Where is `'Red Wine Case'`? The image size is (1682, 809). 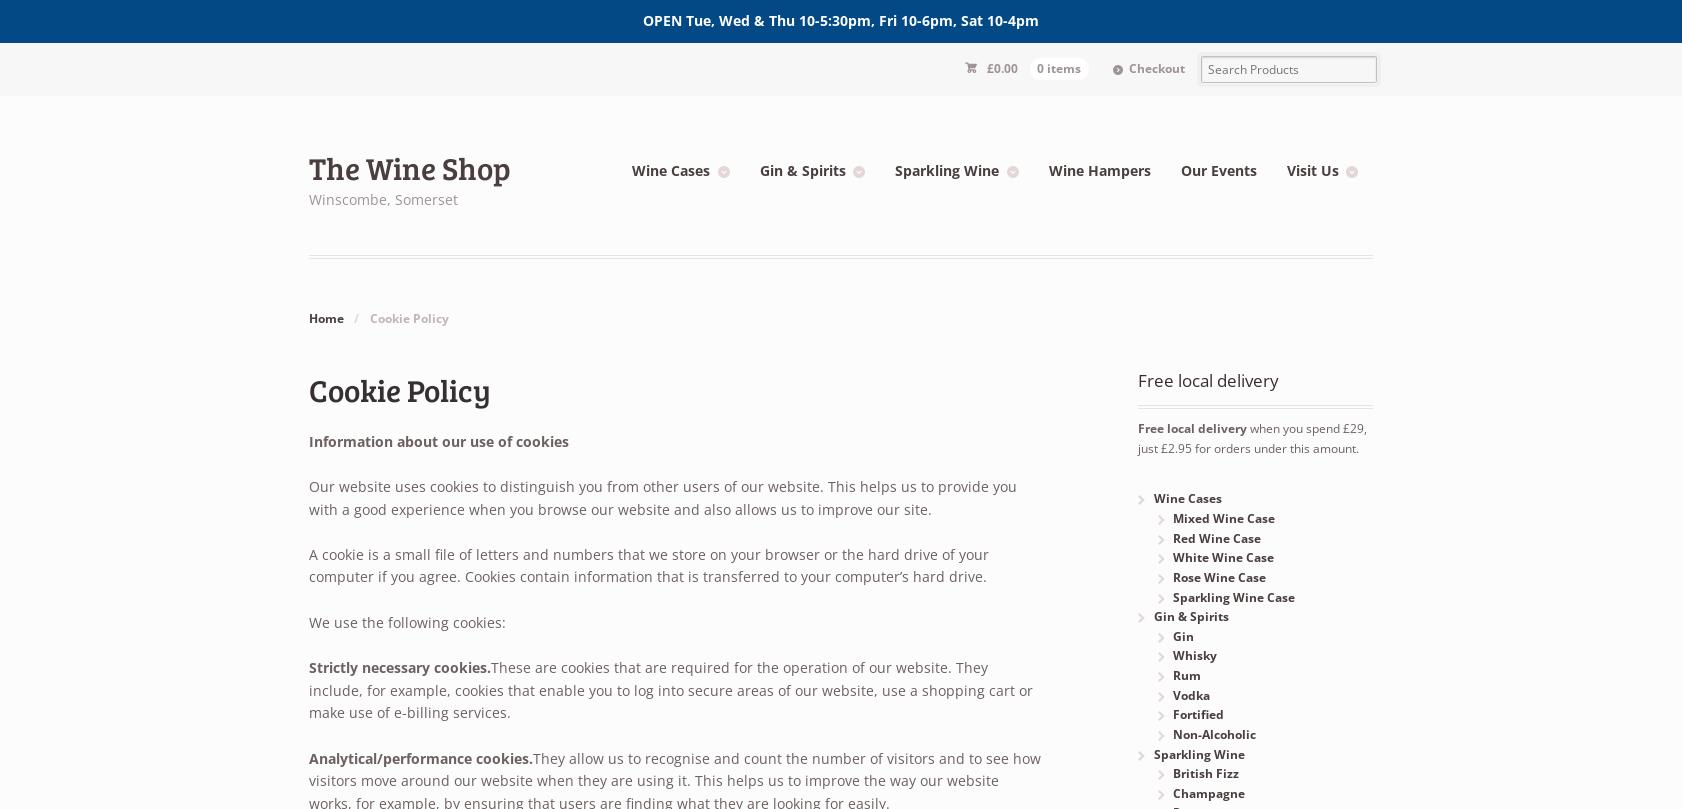
'Red Wine Case' is located at coordinates (1214, 536).